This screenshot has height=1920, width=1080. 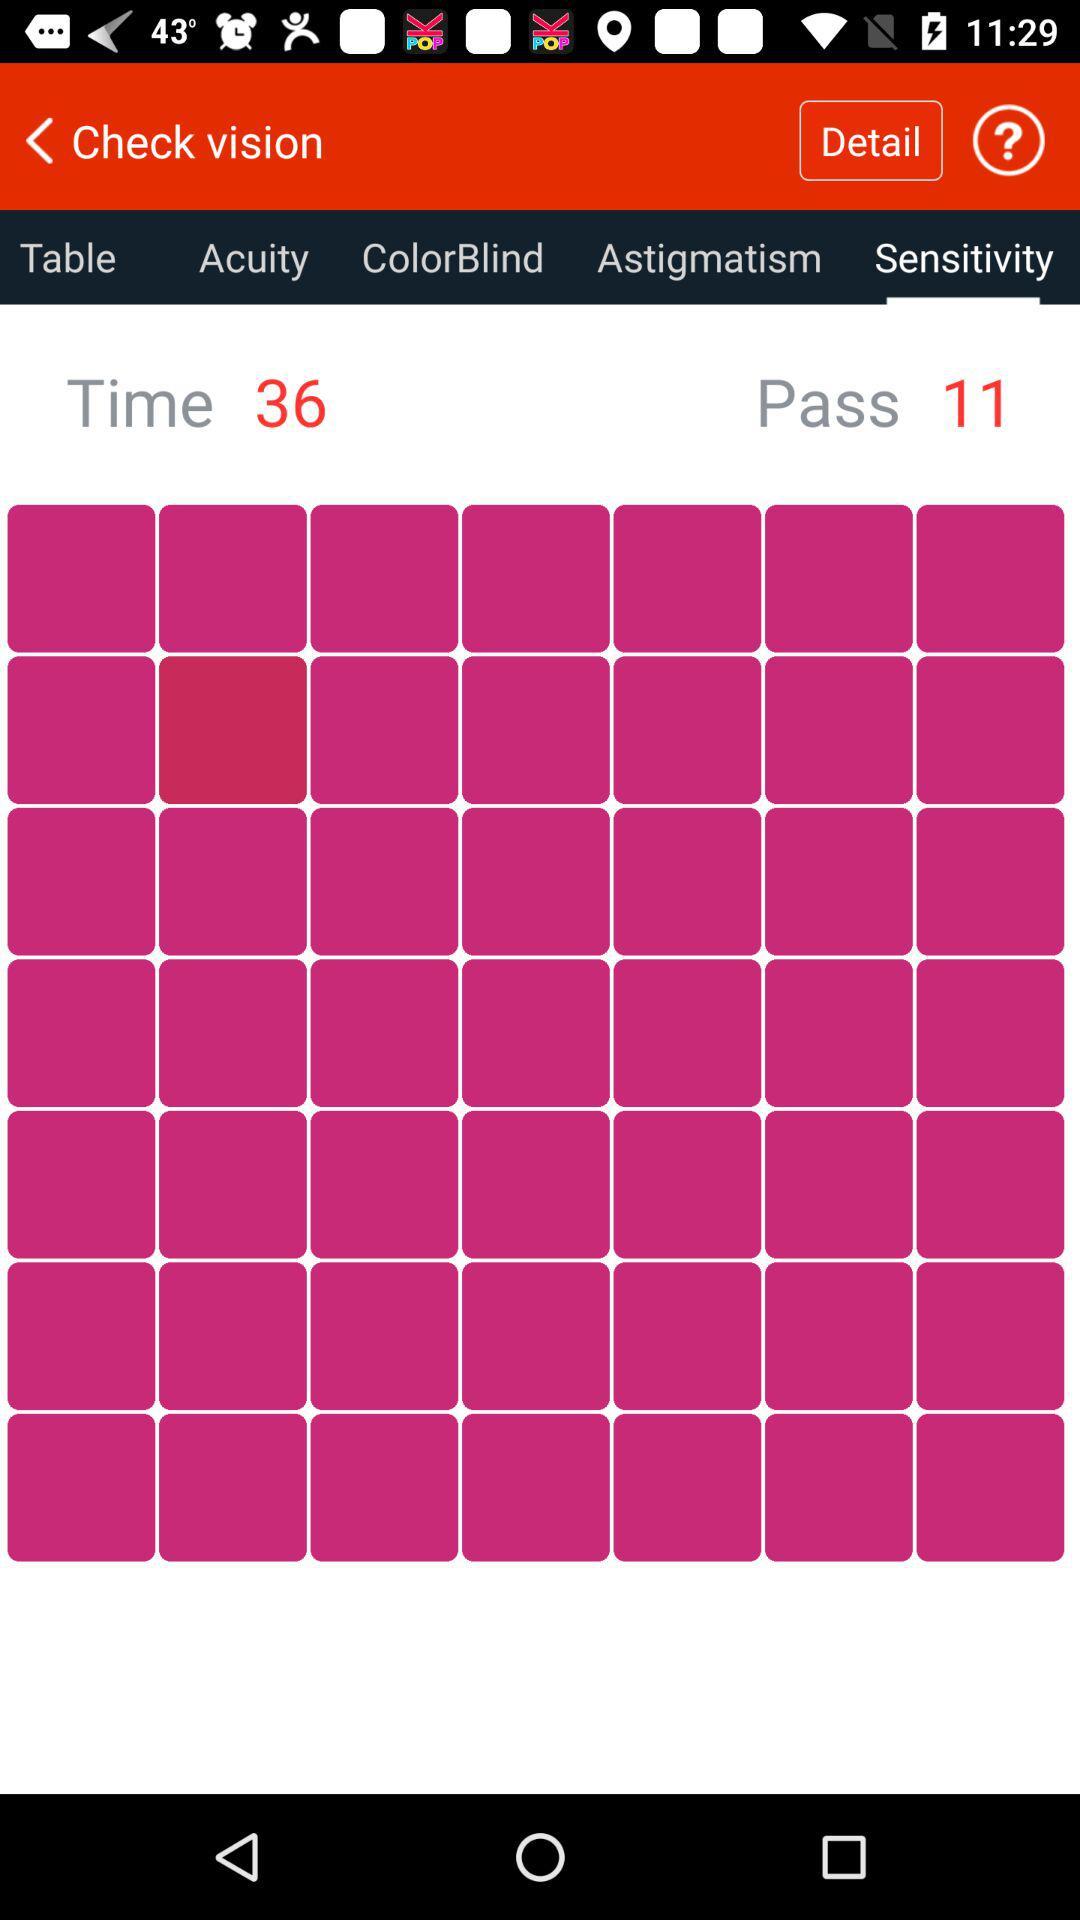 I want to click on icon to the right of acuity icon, so click(x=452, y=256).